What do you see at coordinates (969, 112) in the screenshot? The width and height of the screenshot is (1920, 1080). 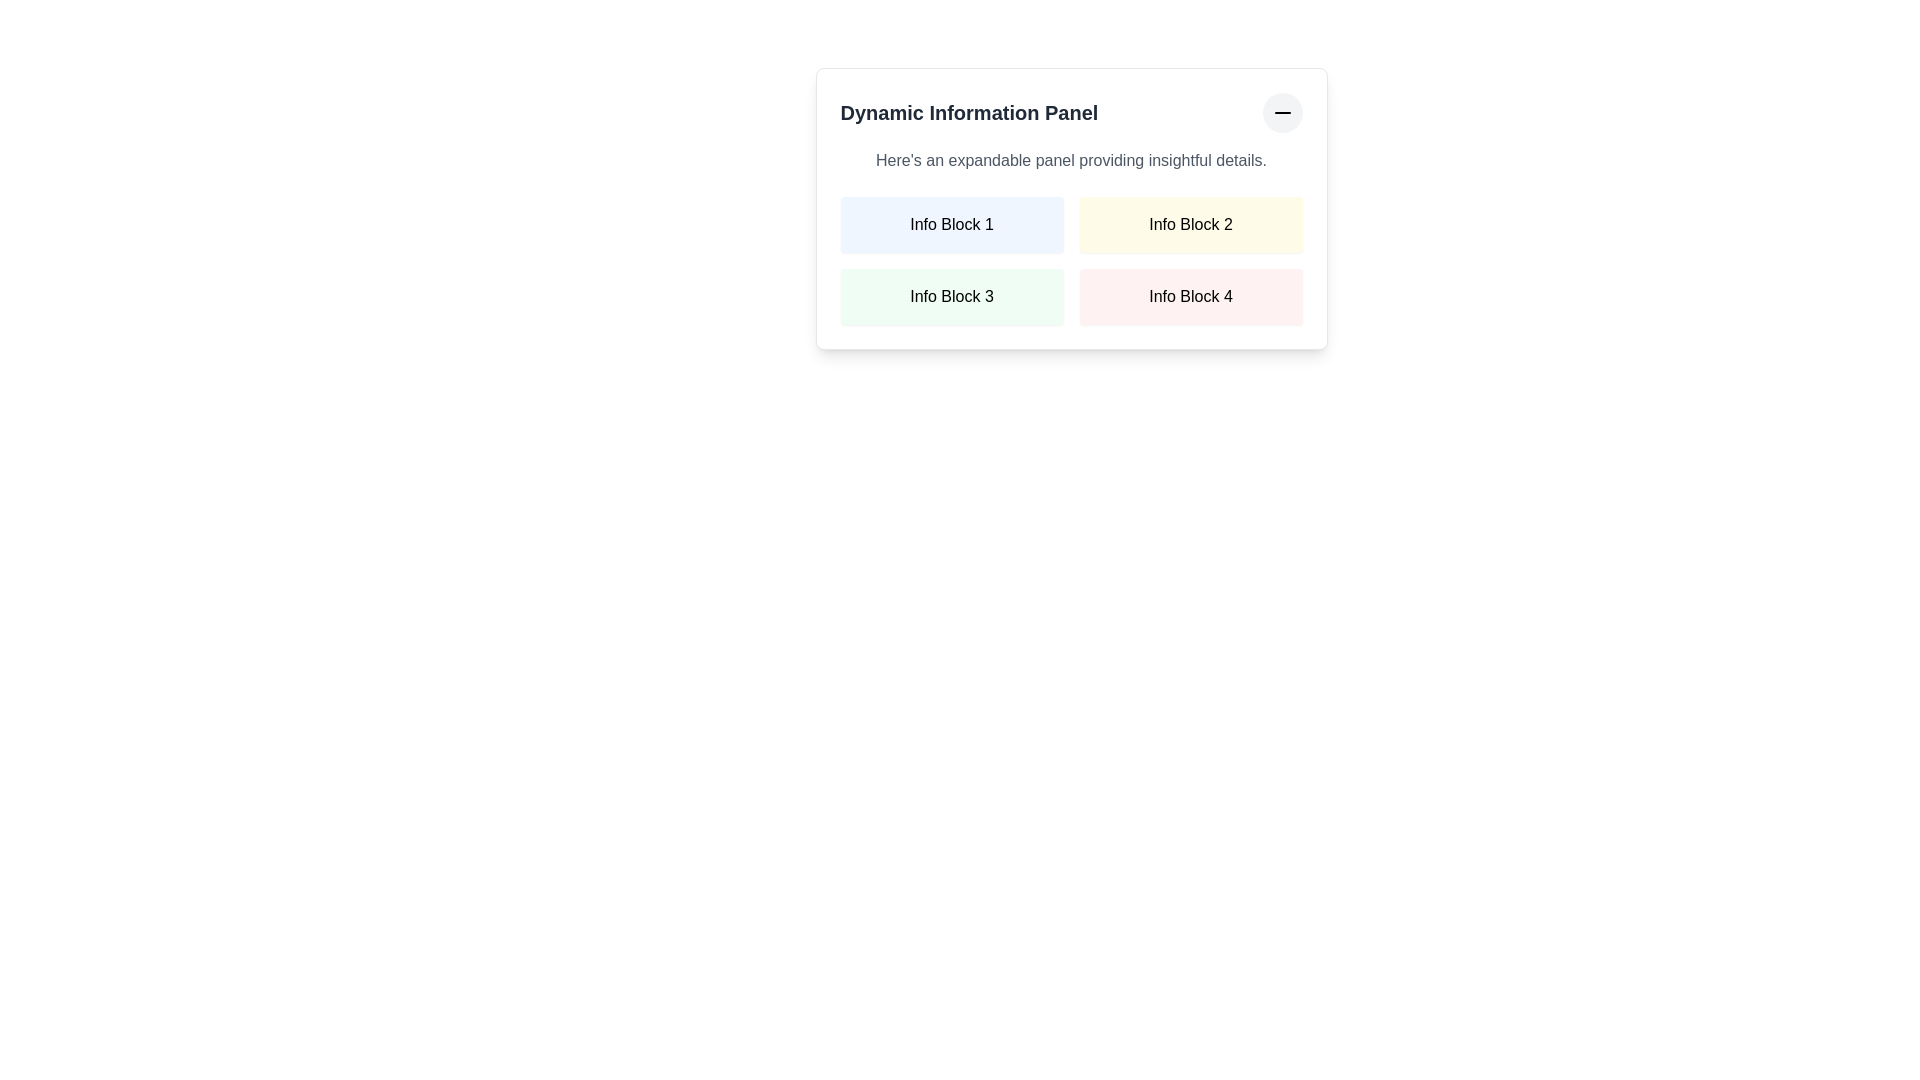 I see `the text label displaying 'Dynamic Information Panel' which is styled with bold, large gray font and located at the top-left of the information panel` at bounding box center [969, 112].